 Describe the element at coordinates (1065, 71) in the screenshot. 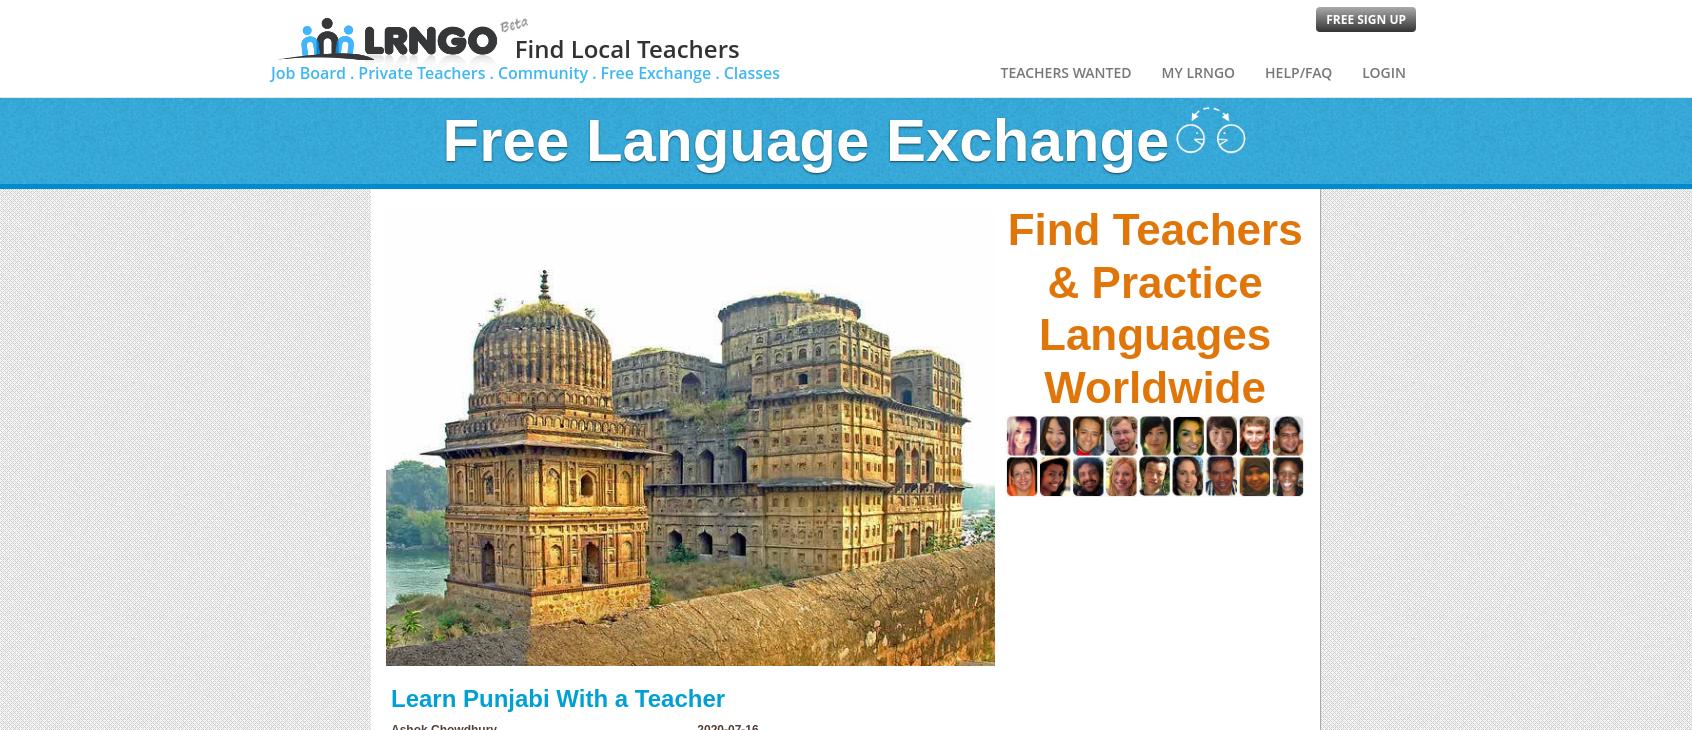

I see `'Teachers Wanted'` at that location.